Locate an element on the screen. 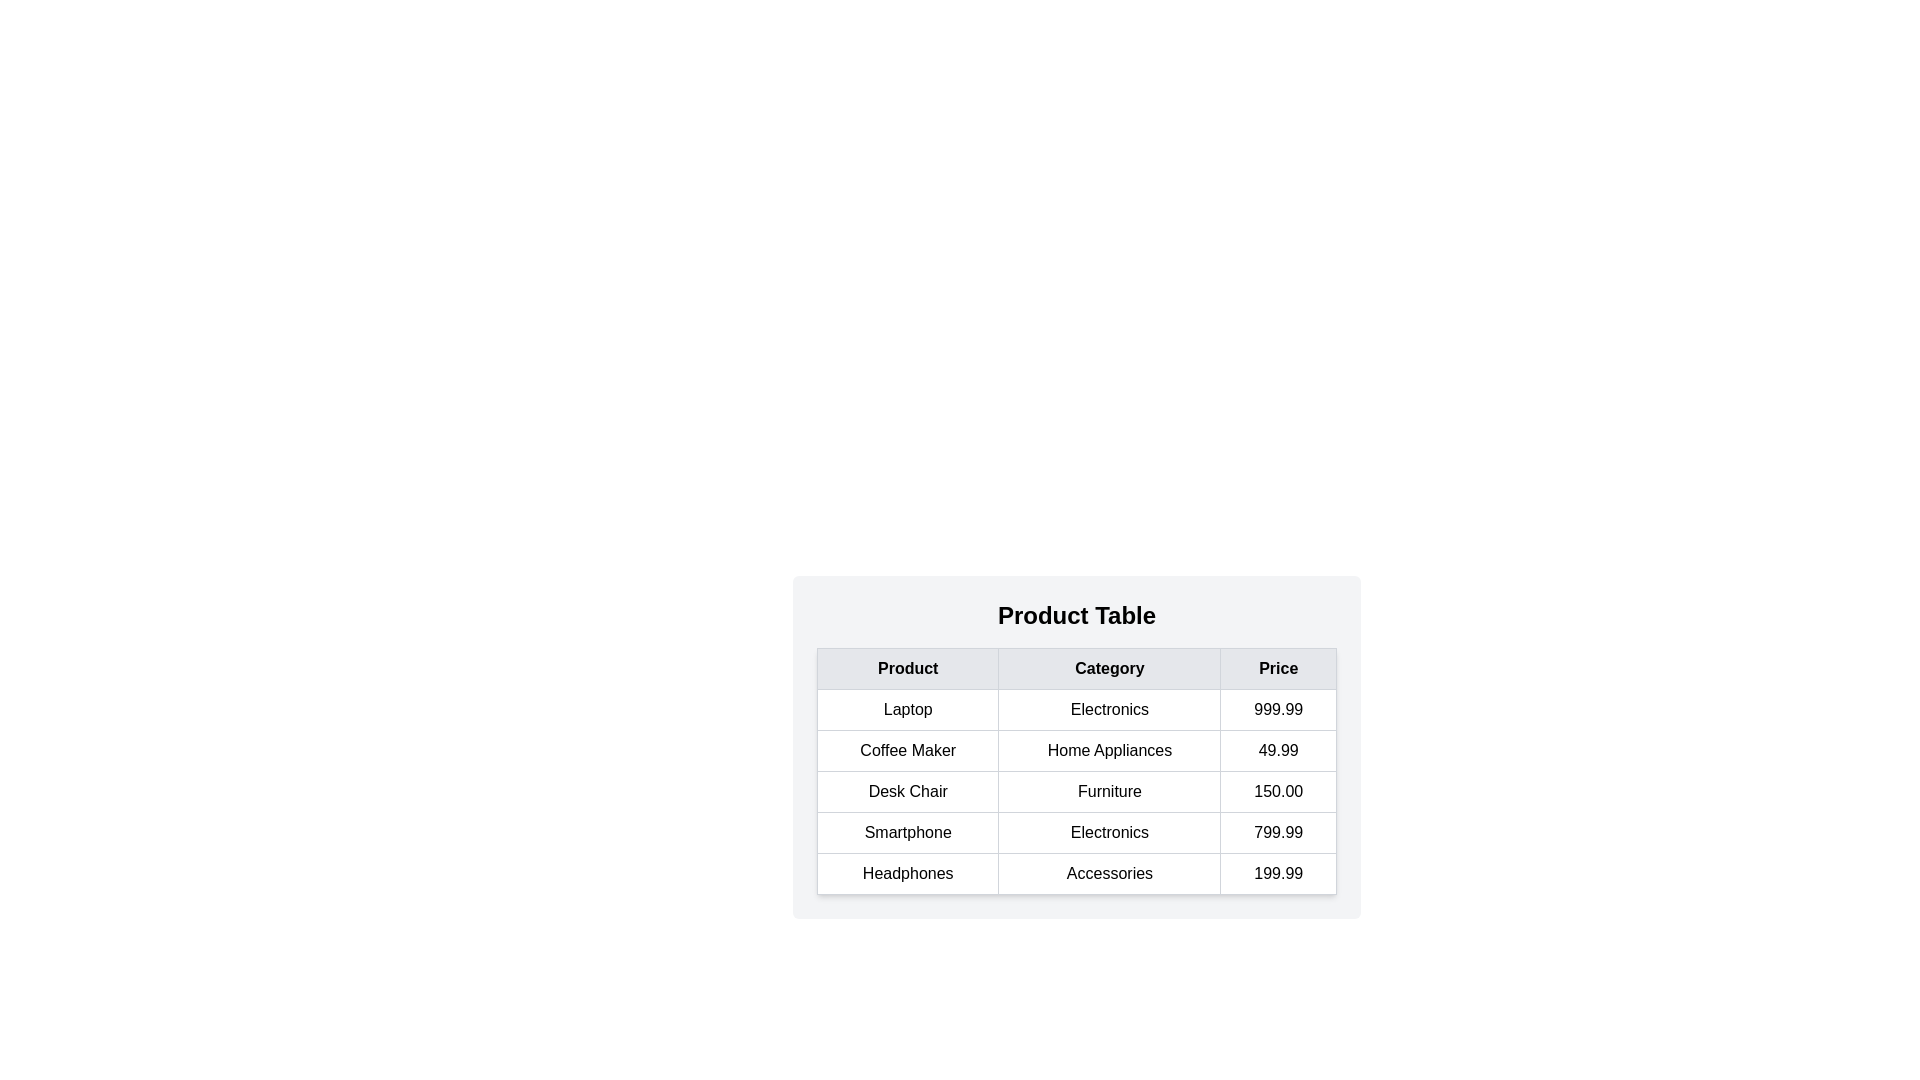 The image size is (1920, 1080). the 'Furniture' category label located in the third row of the table under the 'Category' column, between 'Desk Chair' and '150.00' is located at coordinates (1108, 790).